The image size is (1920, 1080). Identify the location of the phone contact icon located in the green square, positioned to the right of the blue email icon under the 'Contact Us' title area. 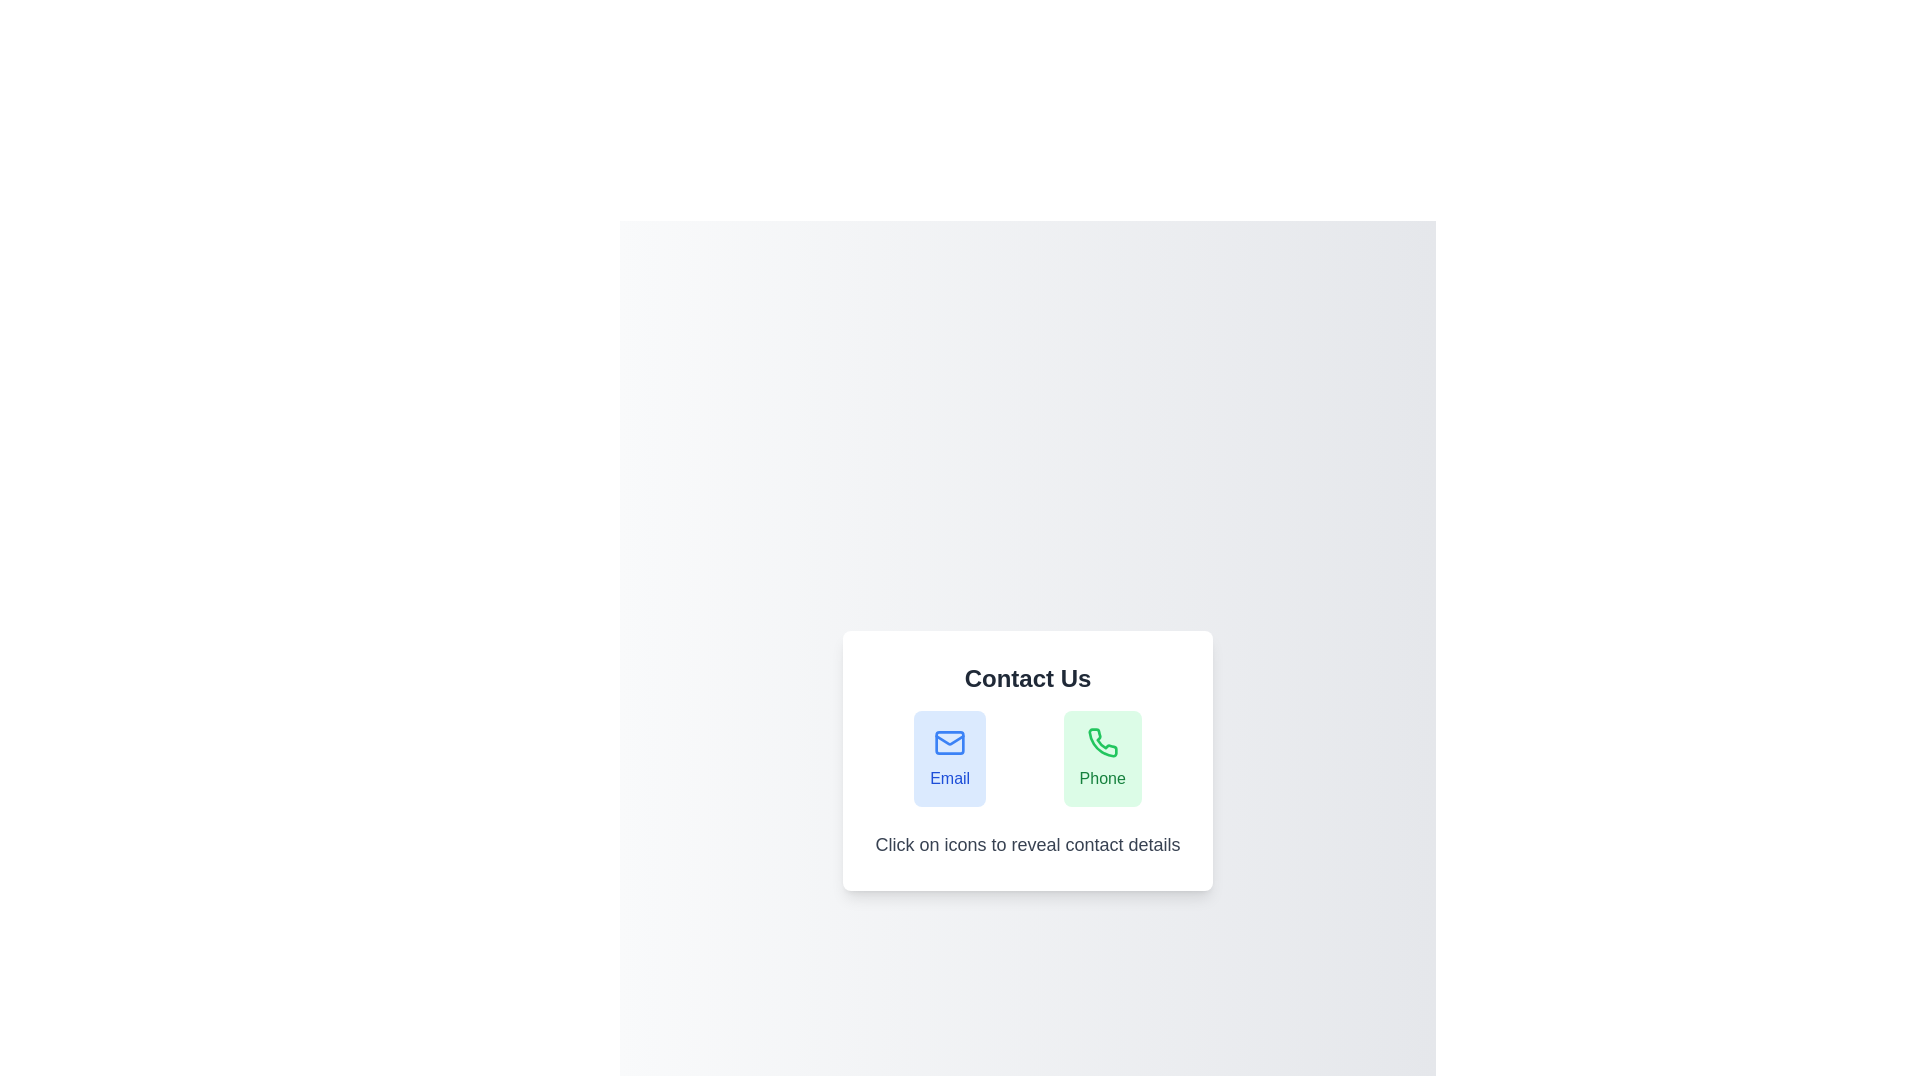
(1101, 742).